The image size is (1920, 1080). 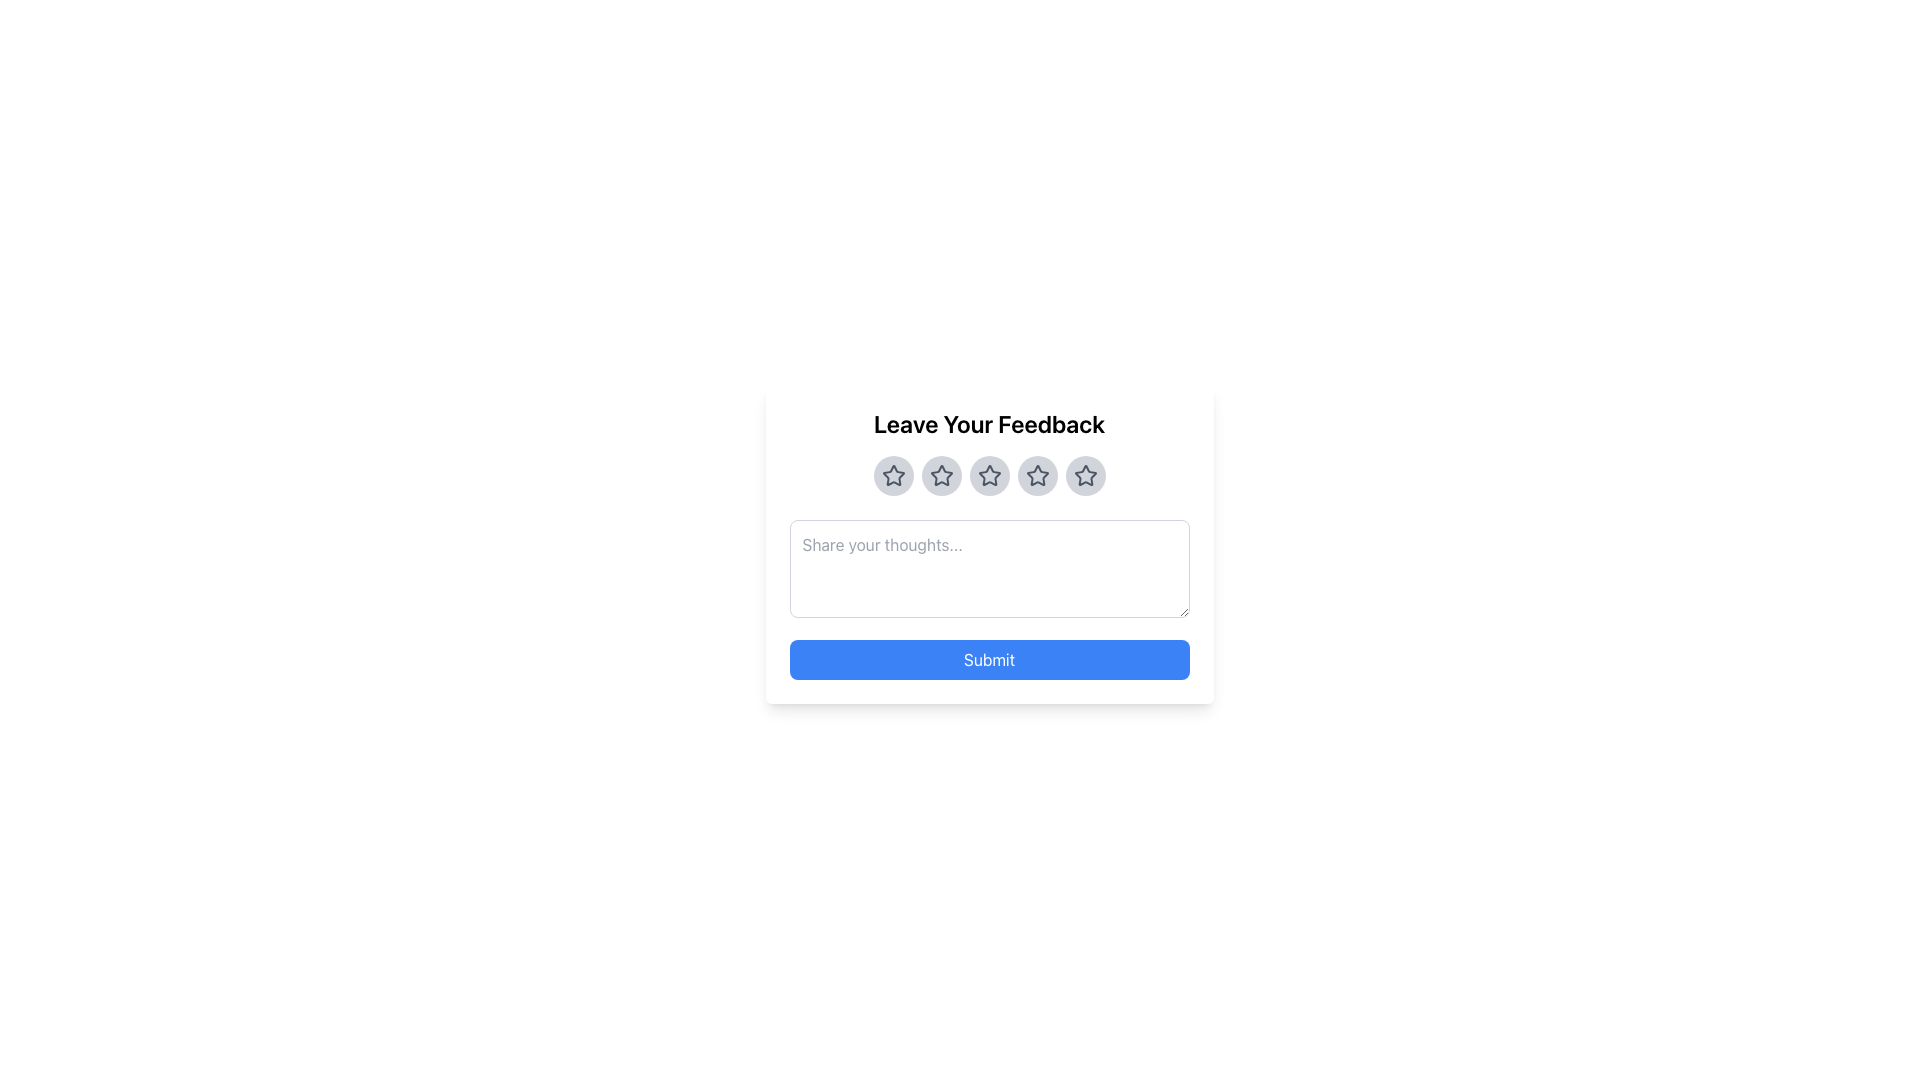 What do you see at coordinates (989, 475) in the screenshot?
I see `the third star in the rating system` at bounding box center [989, 475].